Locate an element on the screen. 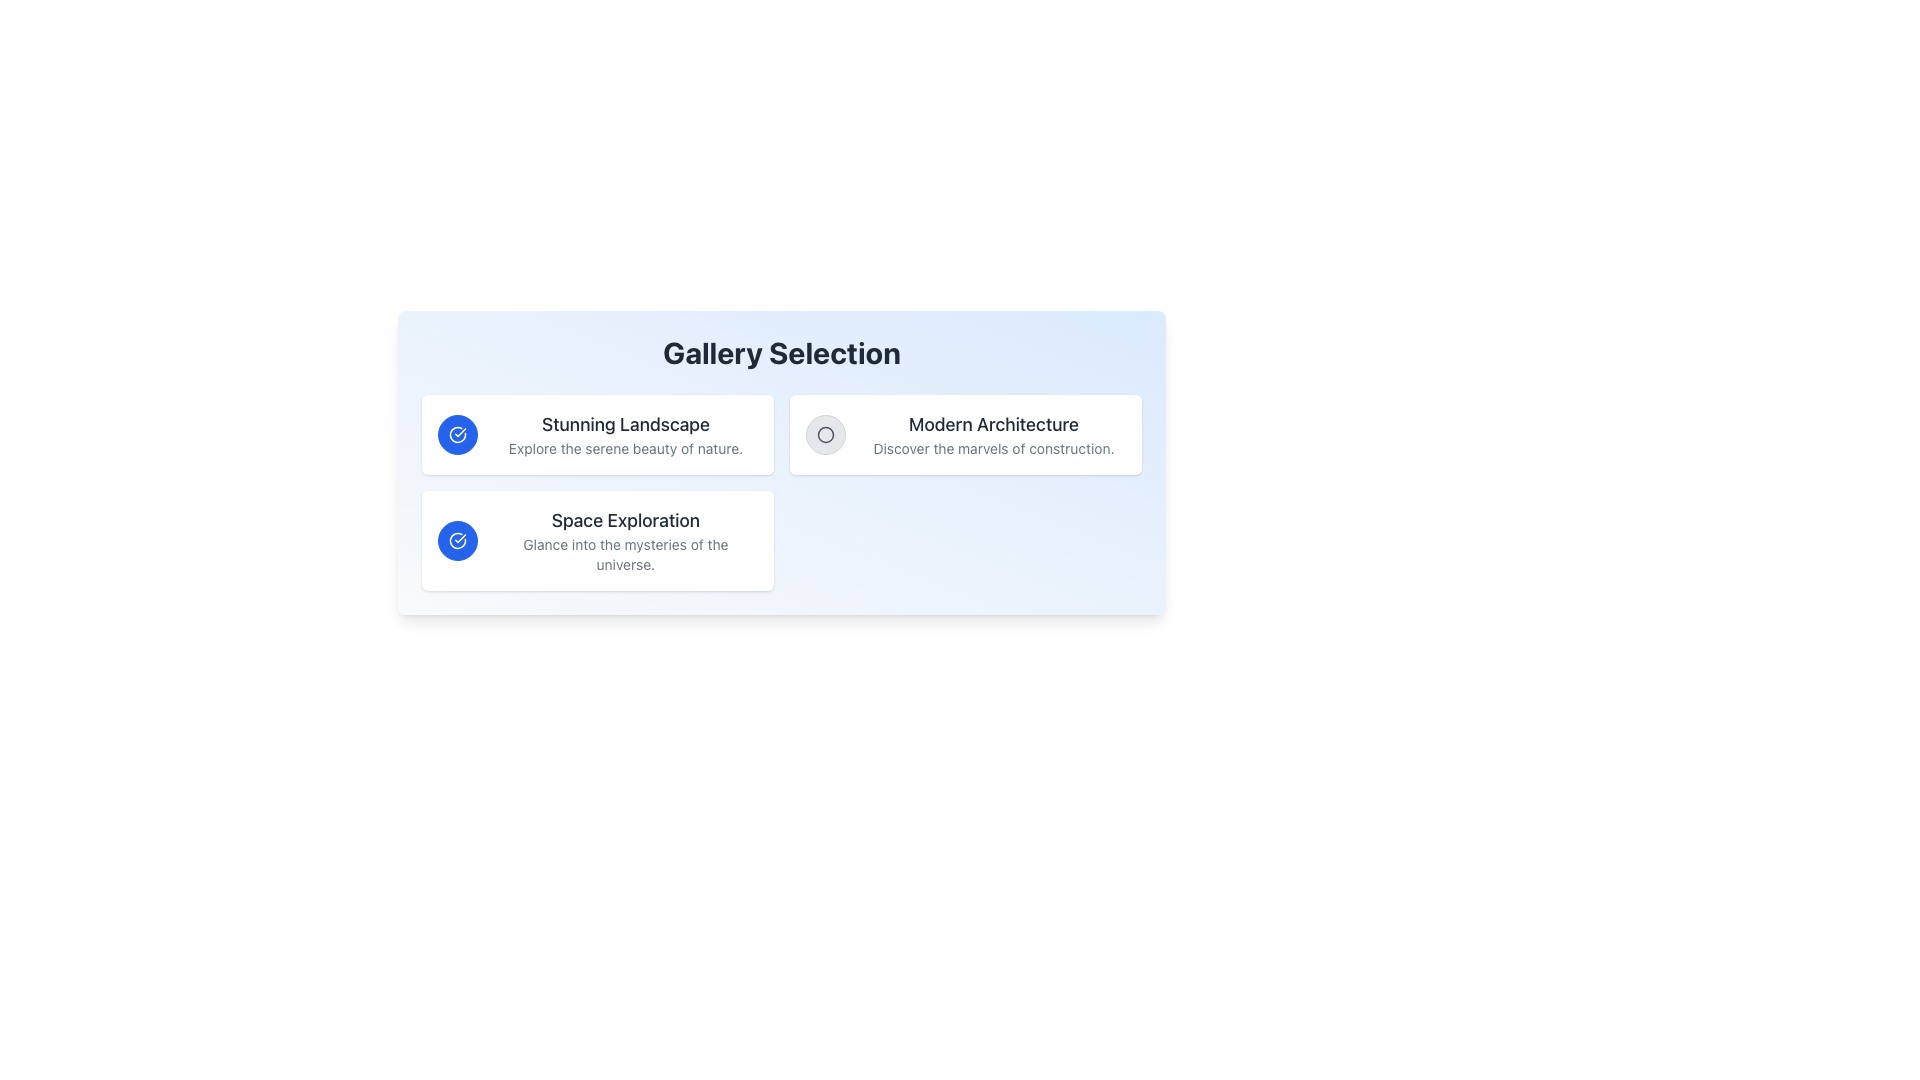 This screenshot has height=1080, width=1920. the circular blue selection button with a white checkmark inside it, located to the left of the text 'Stunning Landscape' in the Gallery Selection section is located at coordinates (456, 434).